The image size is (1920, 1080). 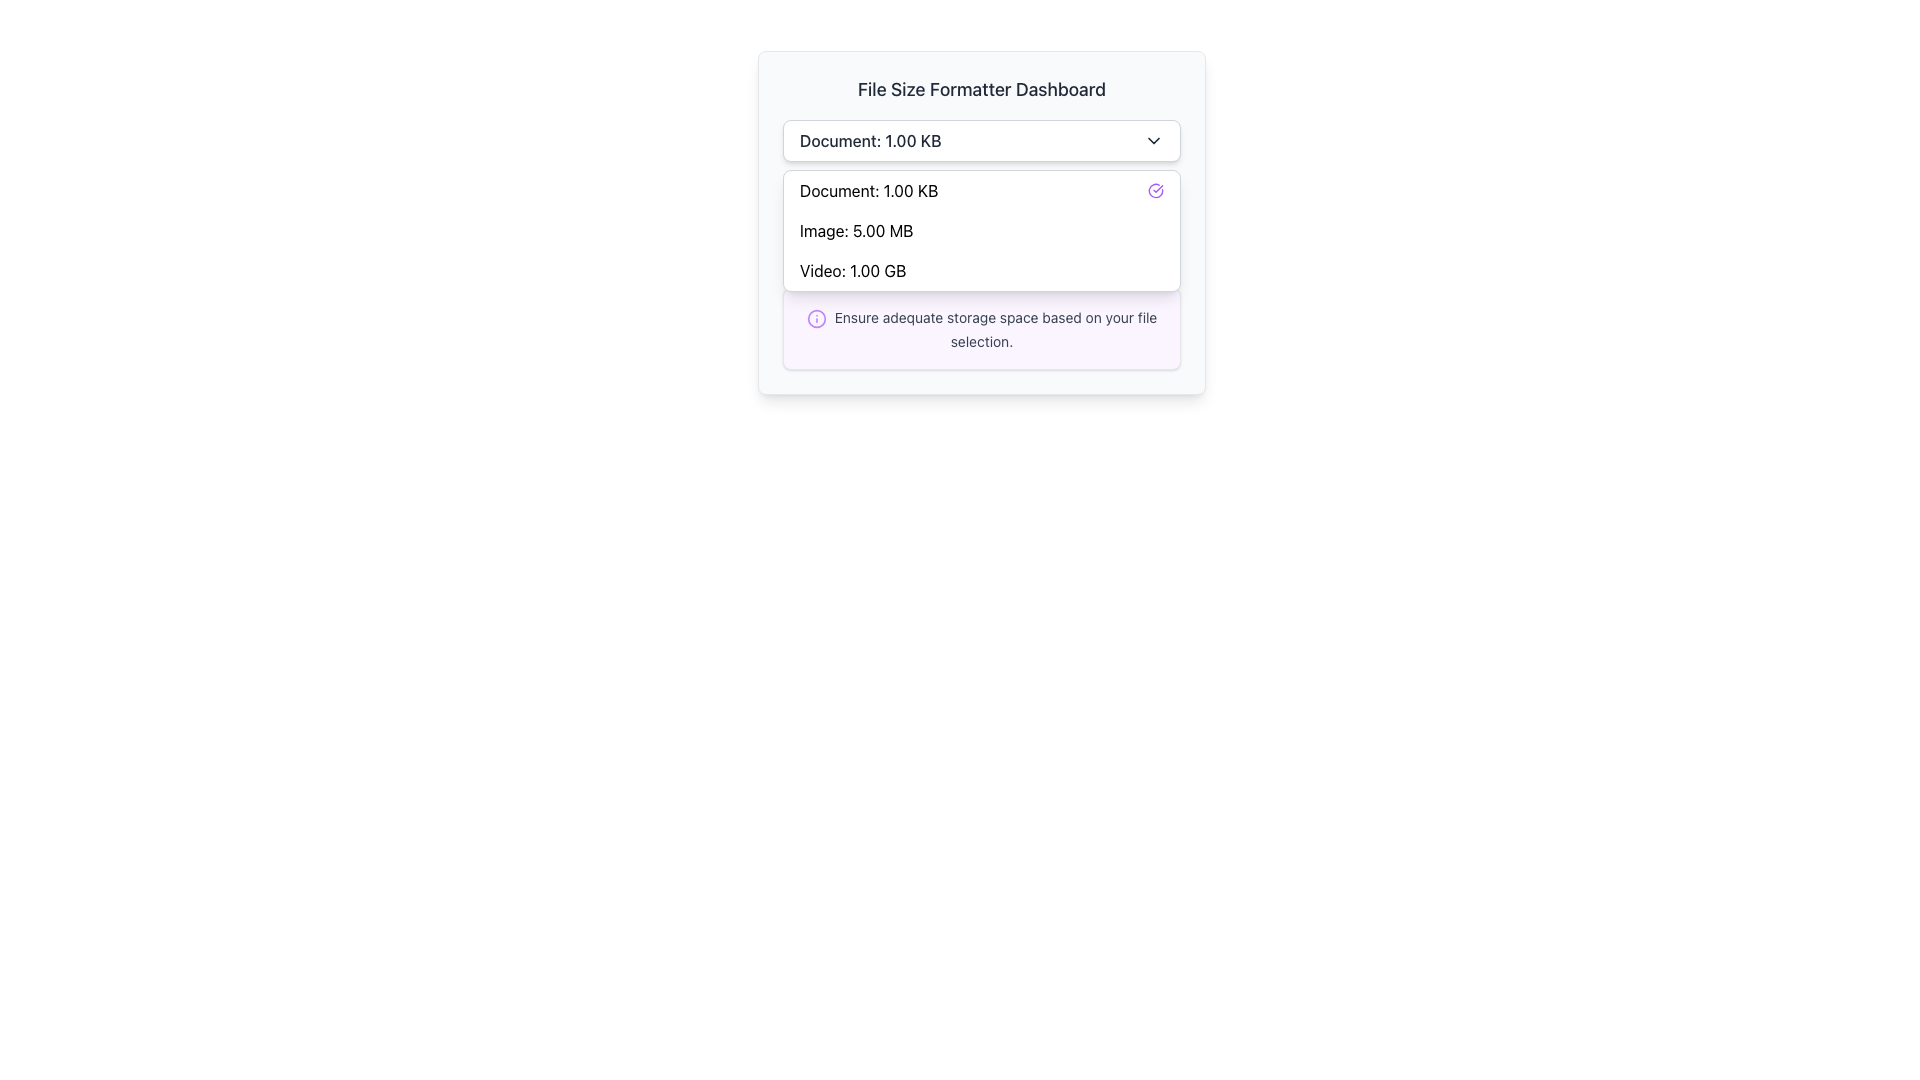 I want to click on the informational icon located in the top-left corner of the message box that contains the text 'Ensure adequate storage space based on your file selection.', so click(x=816, y=317).